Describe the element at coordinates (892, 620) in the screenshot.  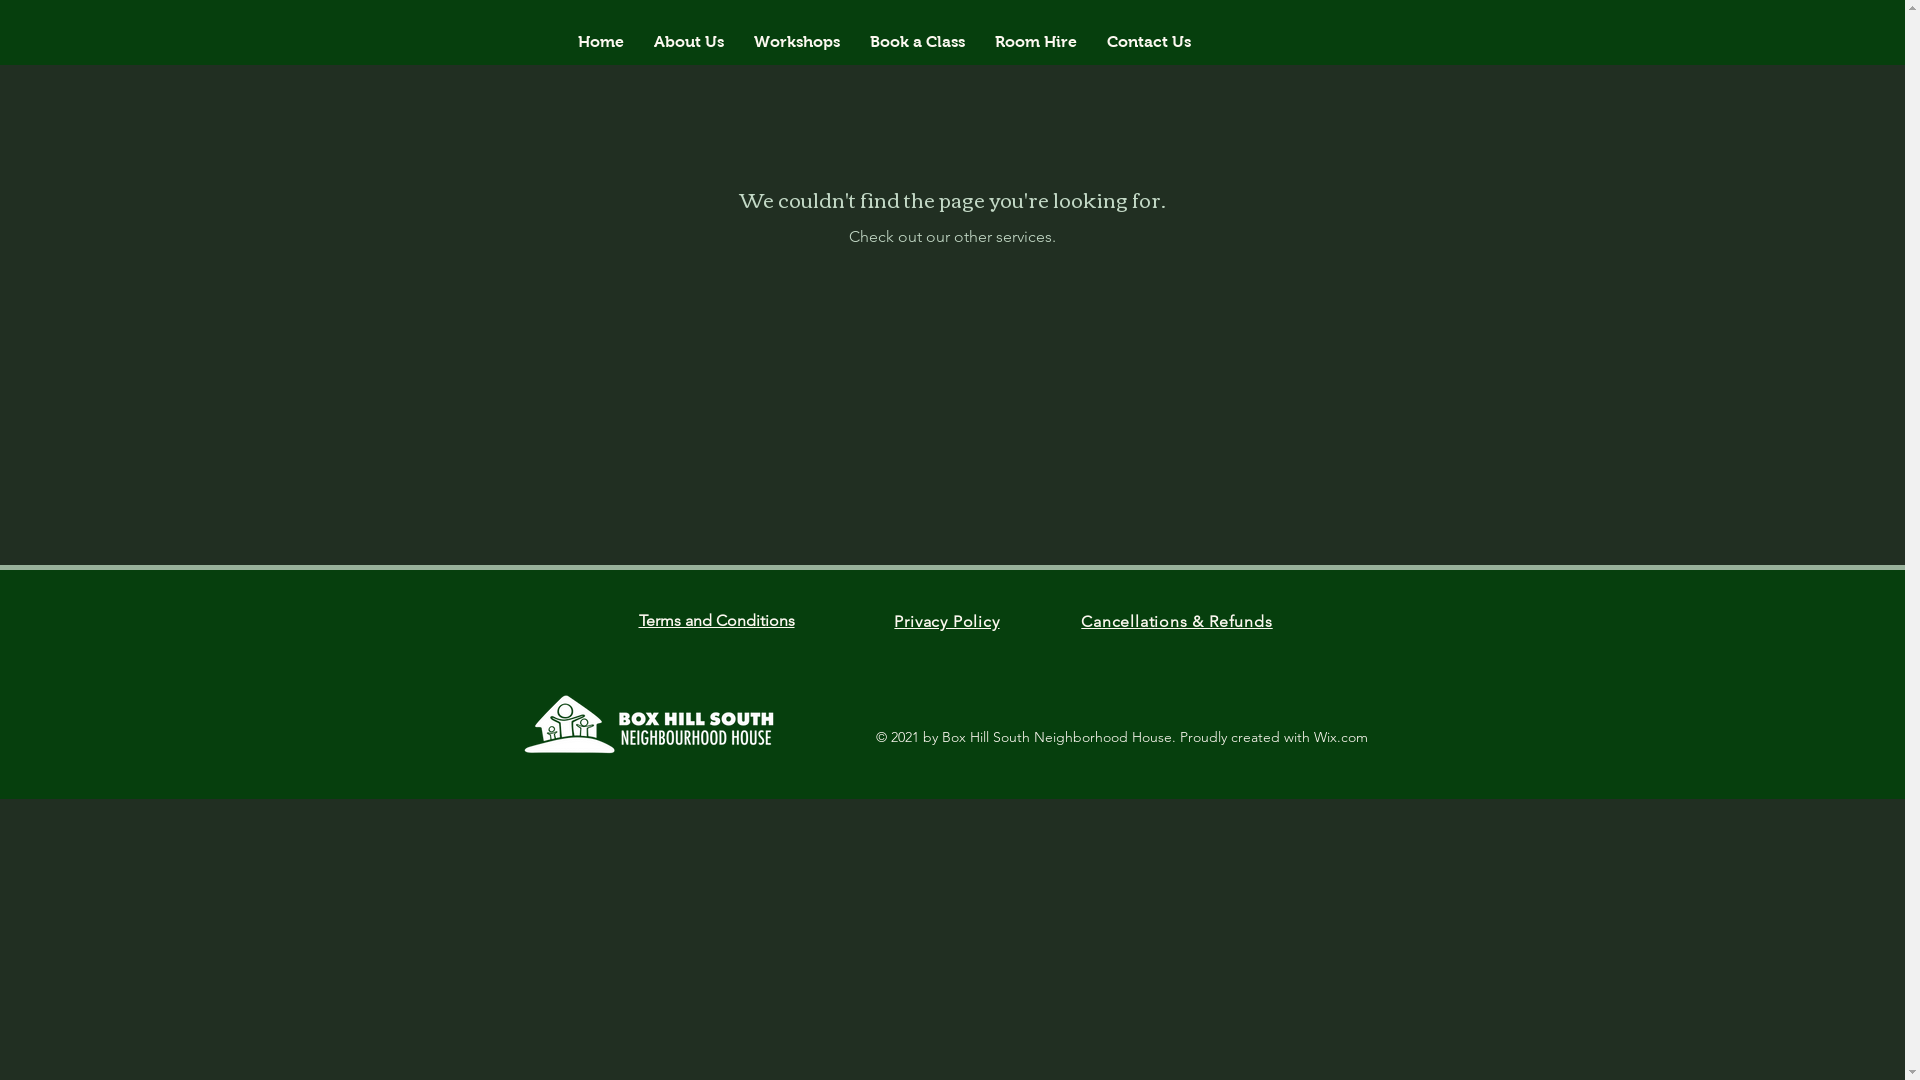
I see `'Privacy Policy'` at that location.